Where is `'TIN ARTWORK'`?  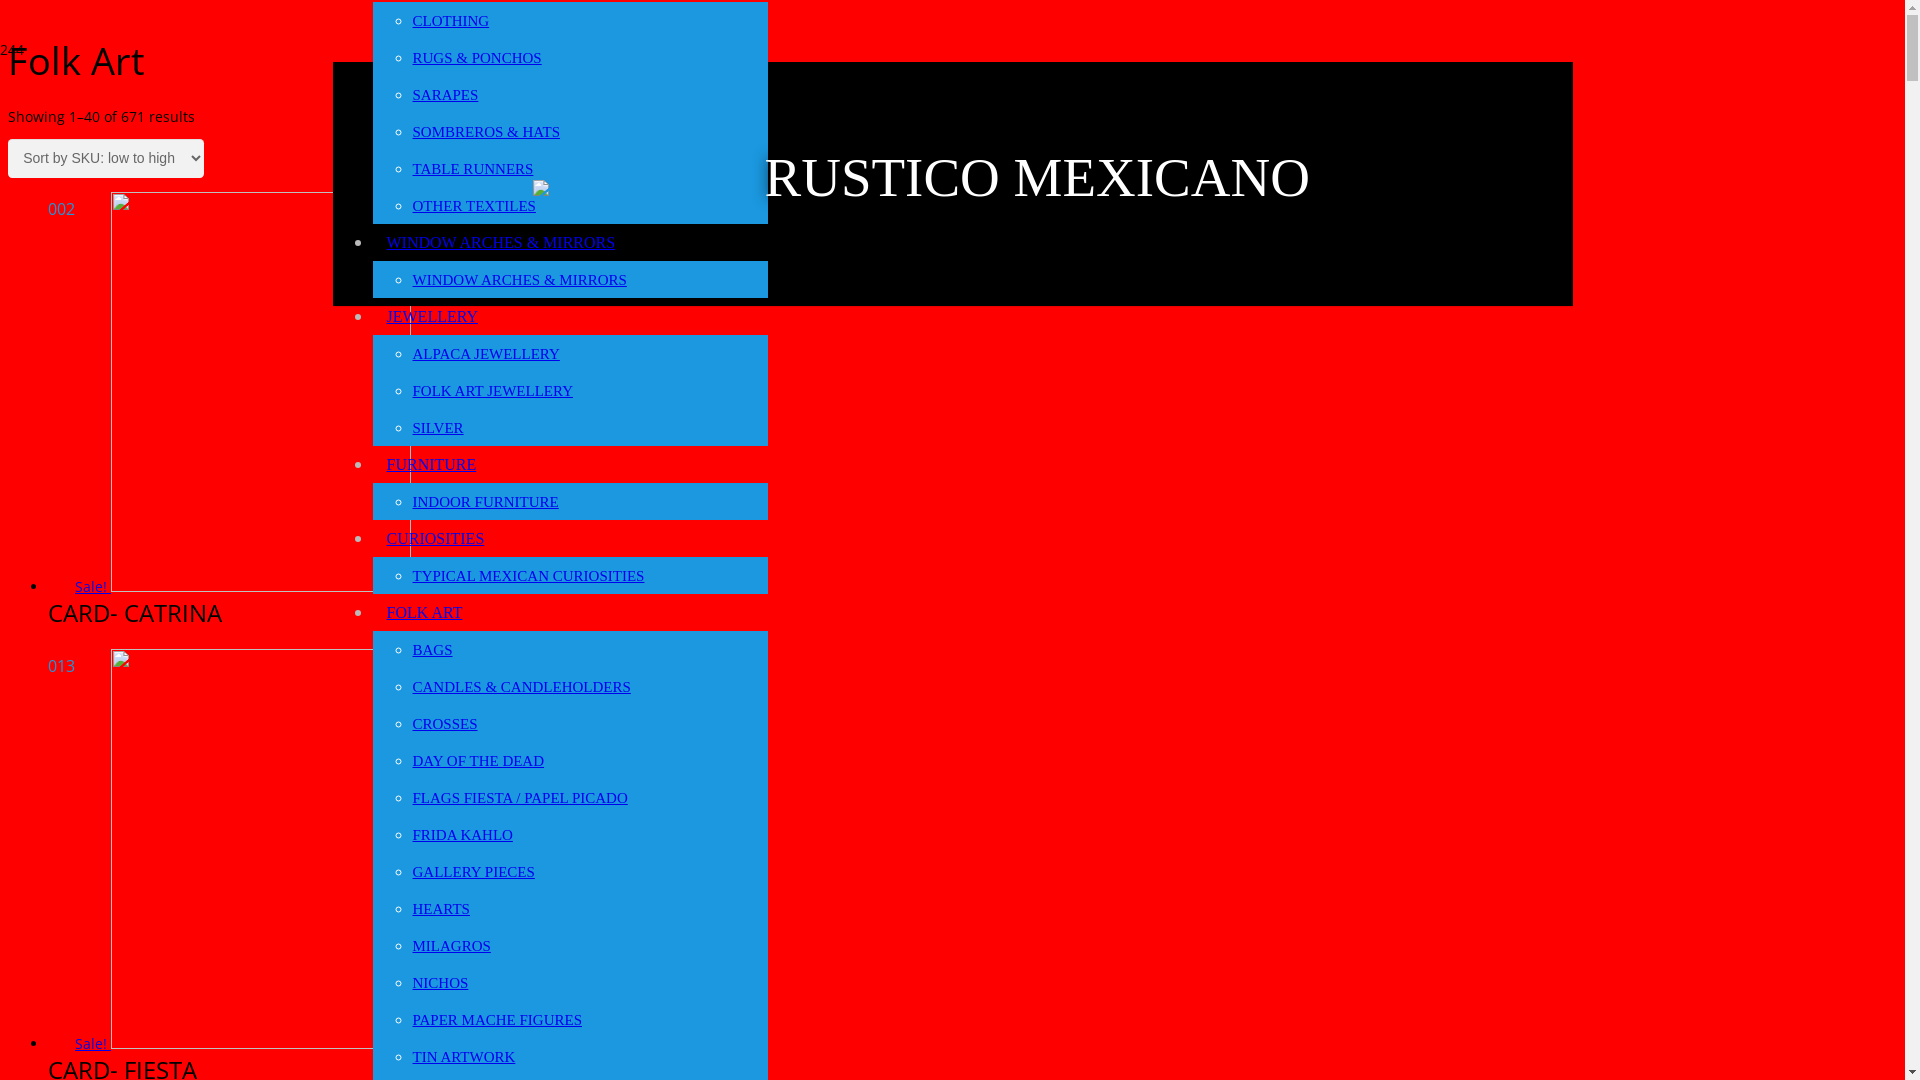
'TIN ARTWORK' is located at coordinates (462, 1055).